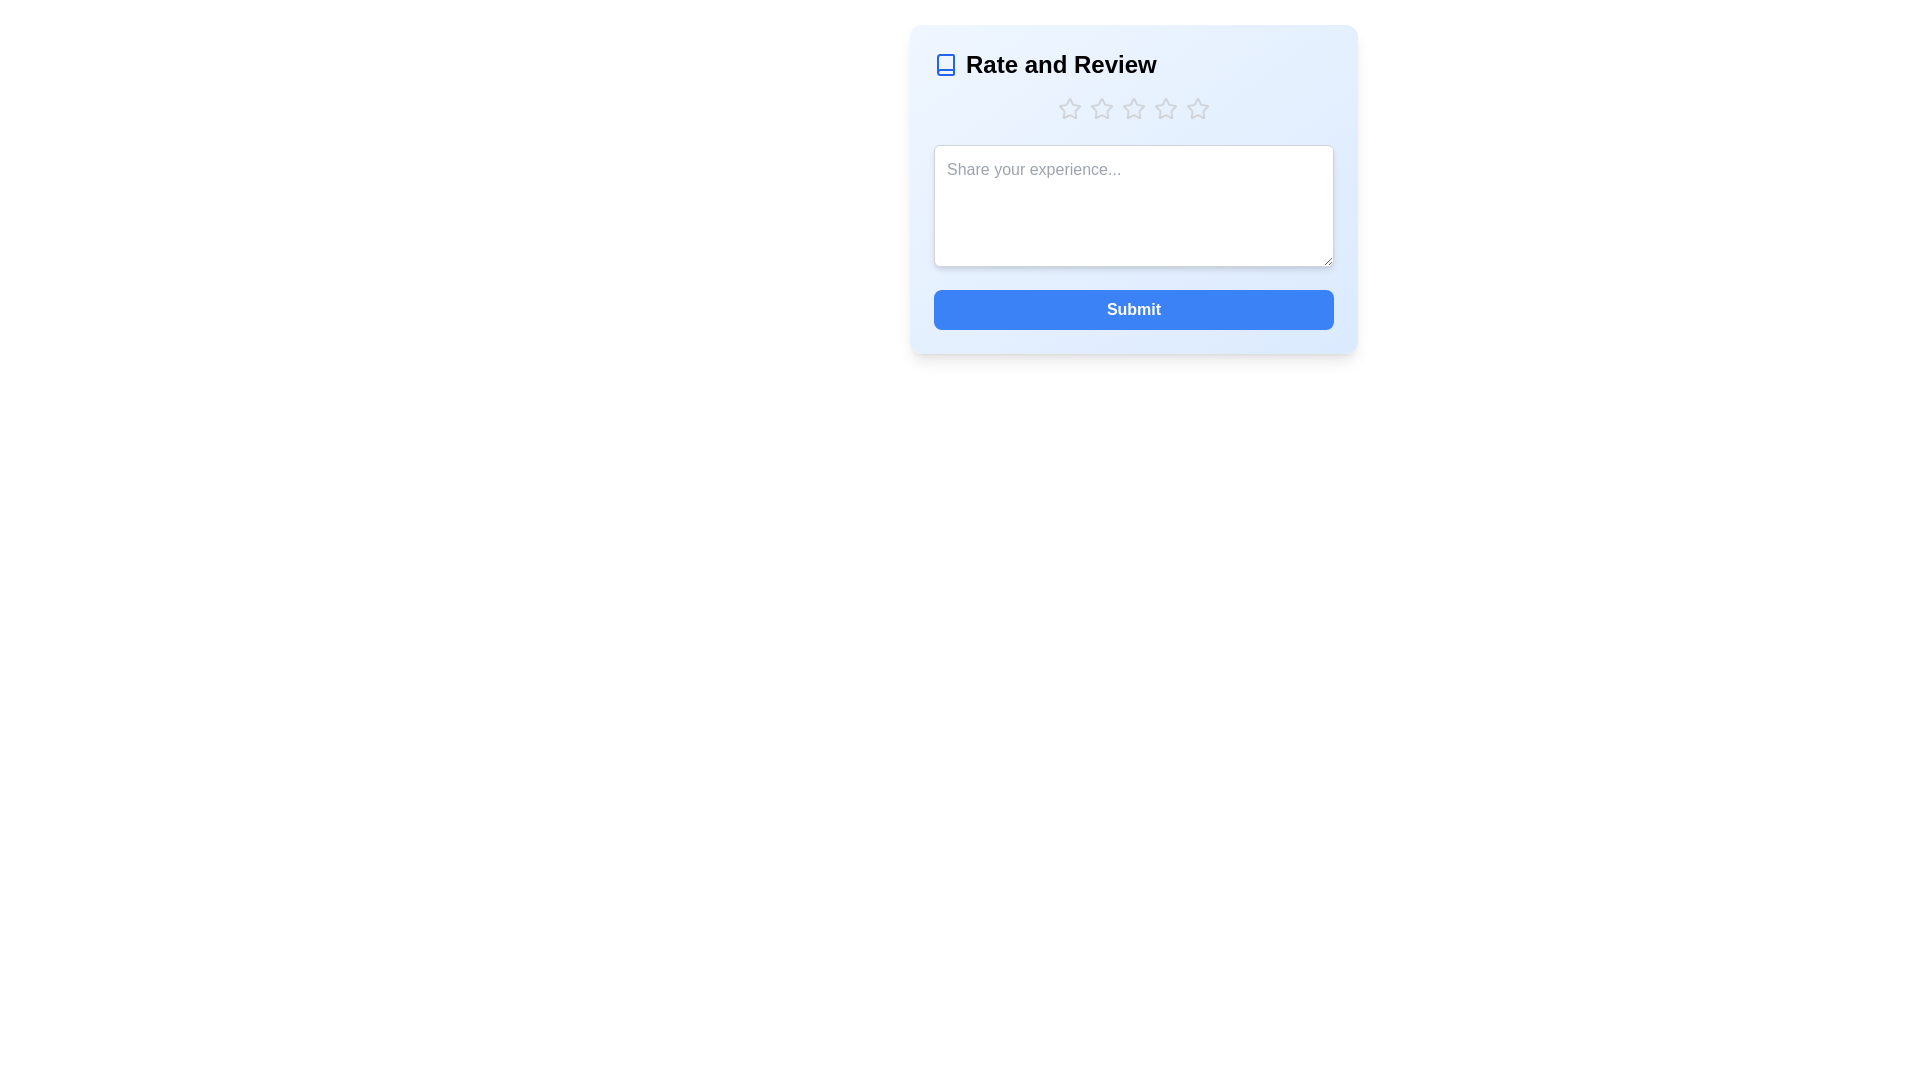 The image size is (1920, 1080). I want to click on the submit button, so click(1133, 309).